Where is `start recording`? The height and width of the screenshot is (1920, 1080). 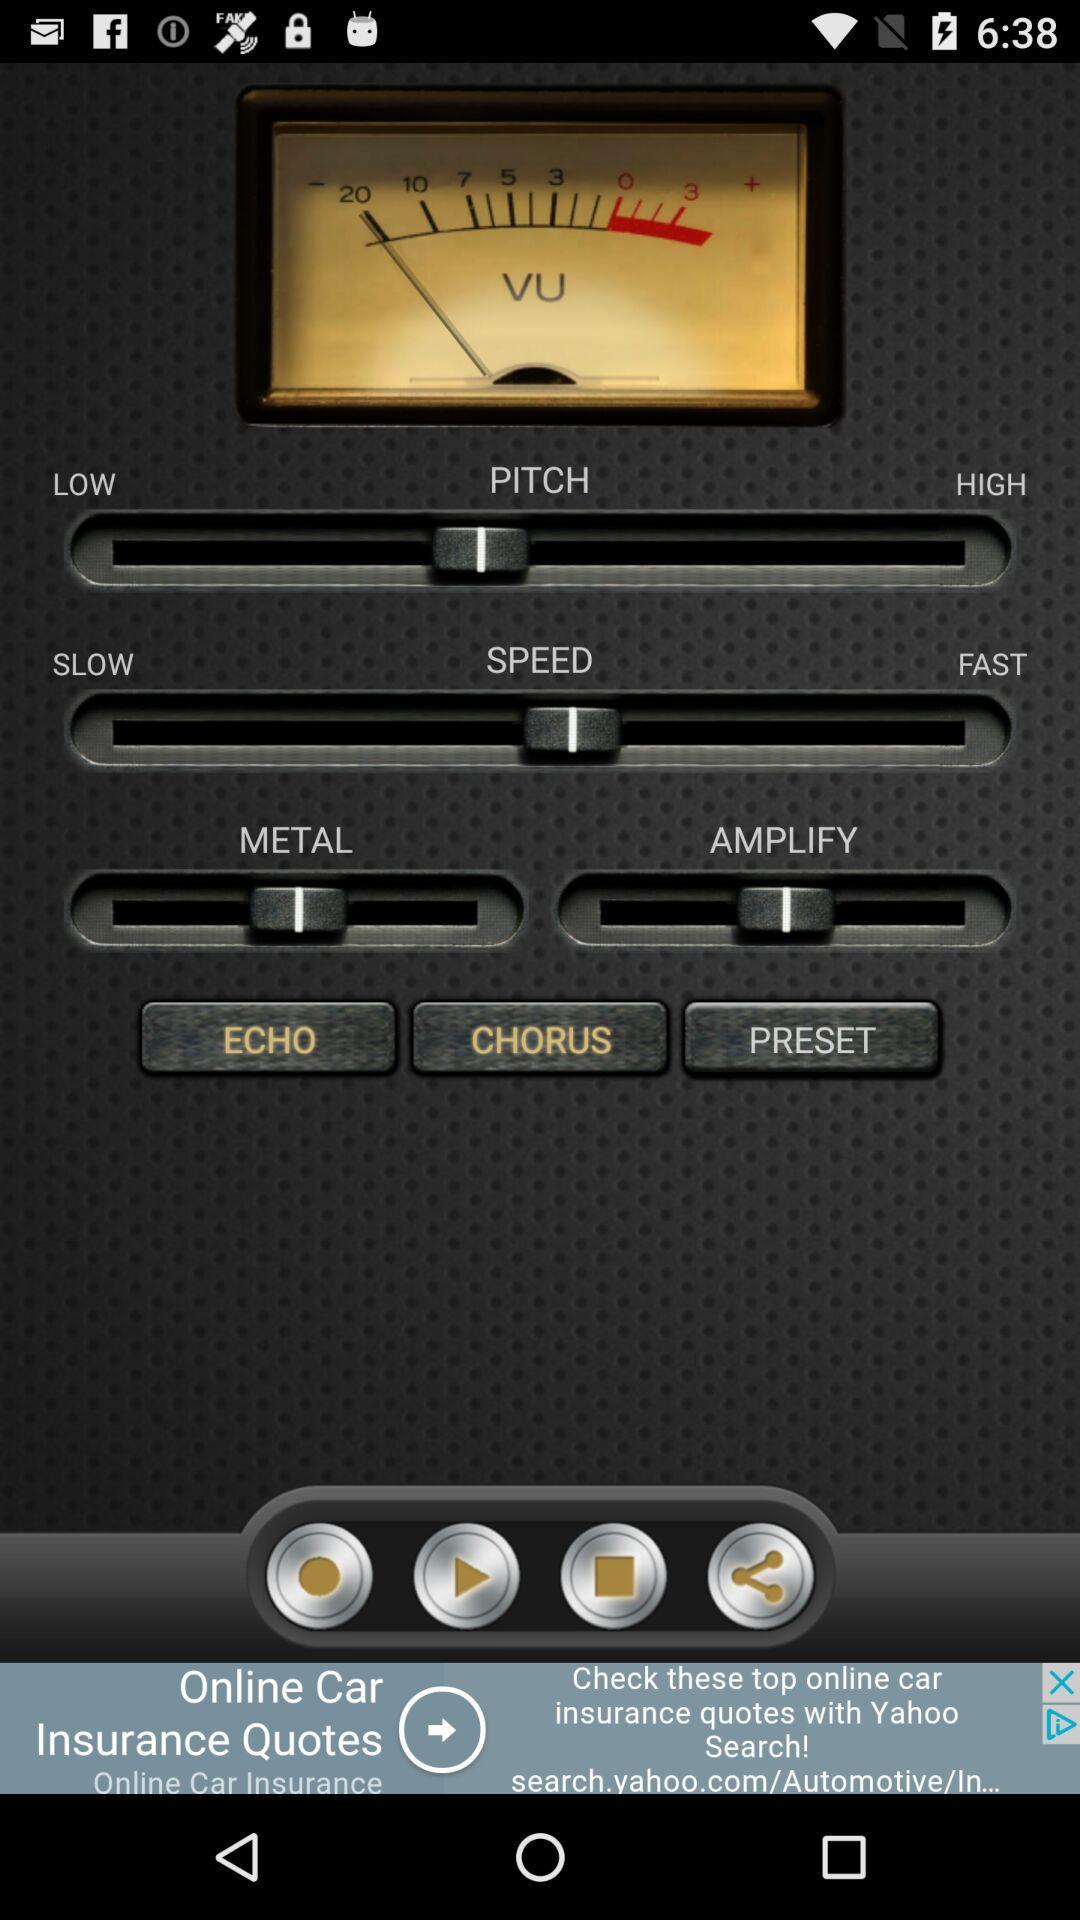 start recording is located at coordinates (318, 1575).